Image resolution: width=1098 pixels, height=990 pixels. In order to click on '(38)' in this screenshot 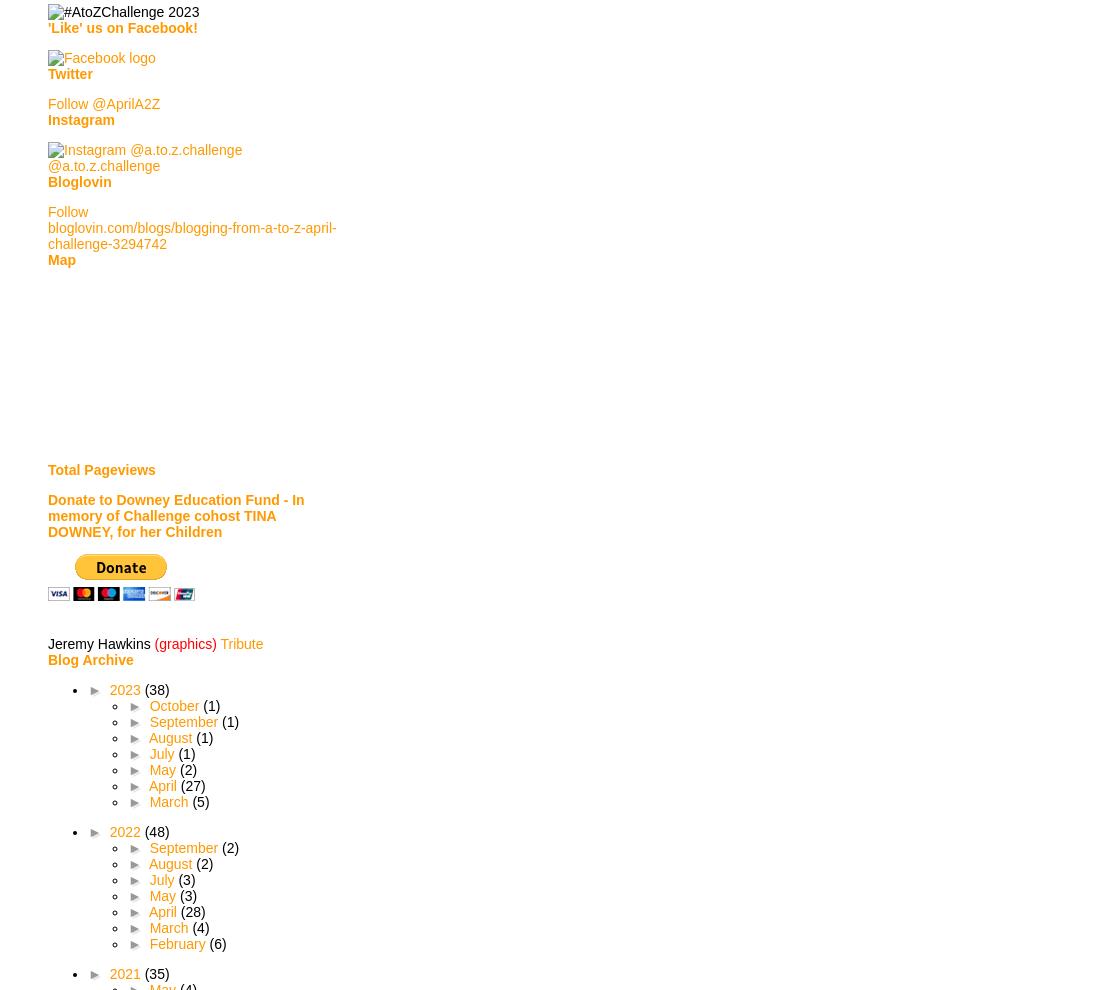, I will do `click(156, 690)`.